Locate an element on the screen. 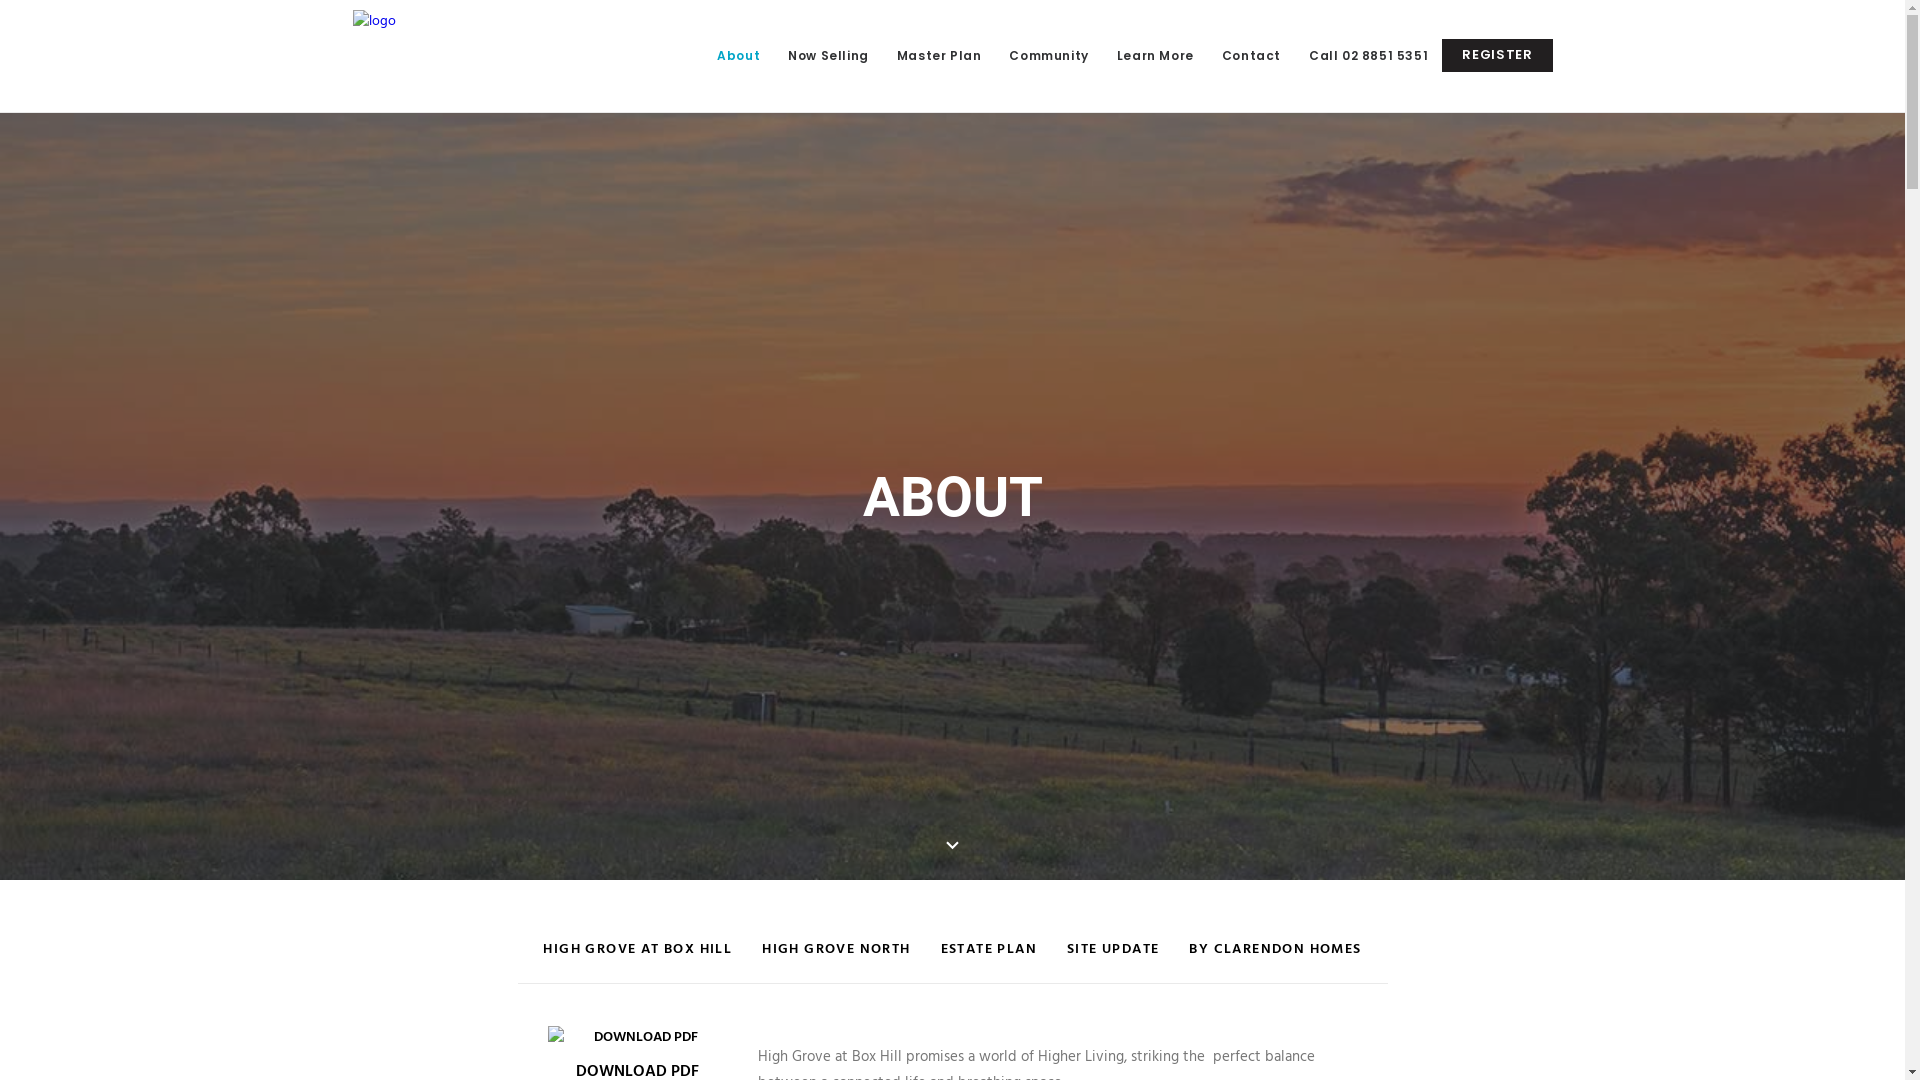 The height and width of the screenshot is (1080, 1920). 'SITE UPDATE' is located at coordinates (1112, 959).